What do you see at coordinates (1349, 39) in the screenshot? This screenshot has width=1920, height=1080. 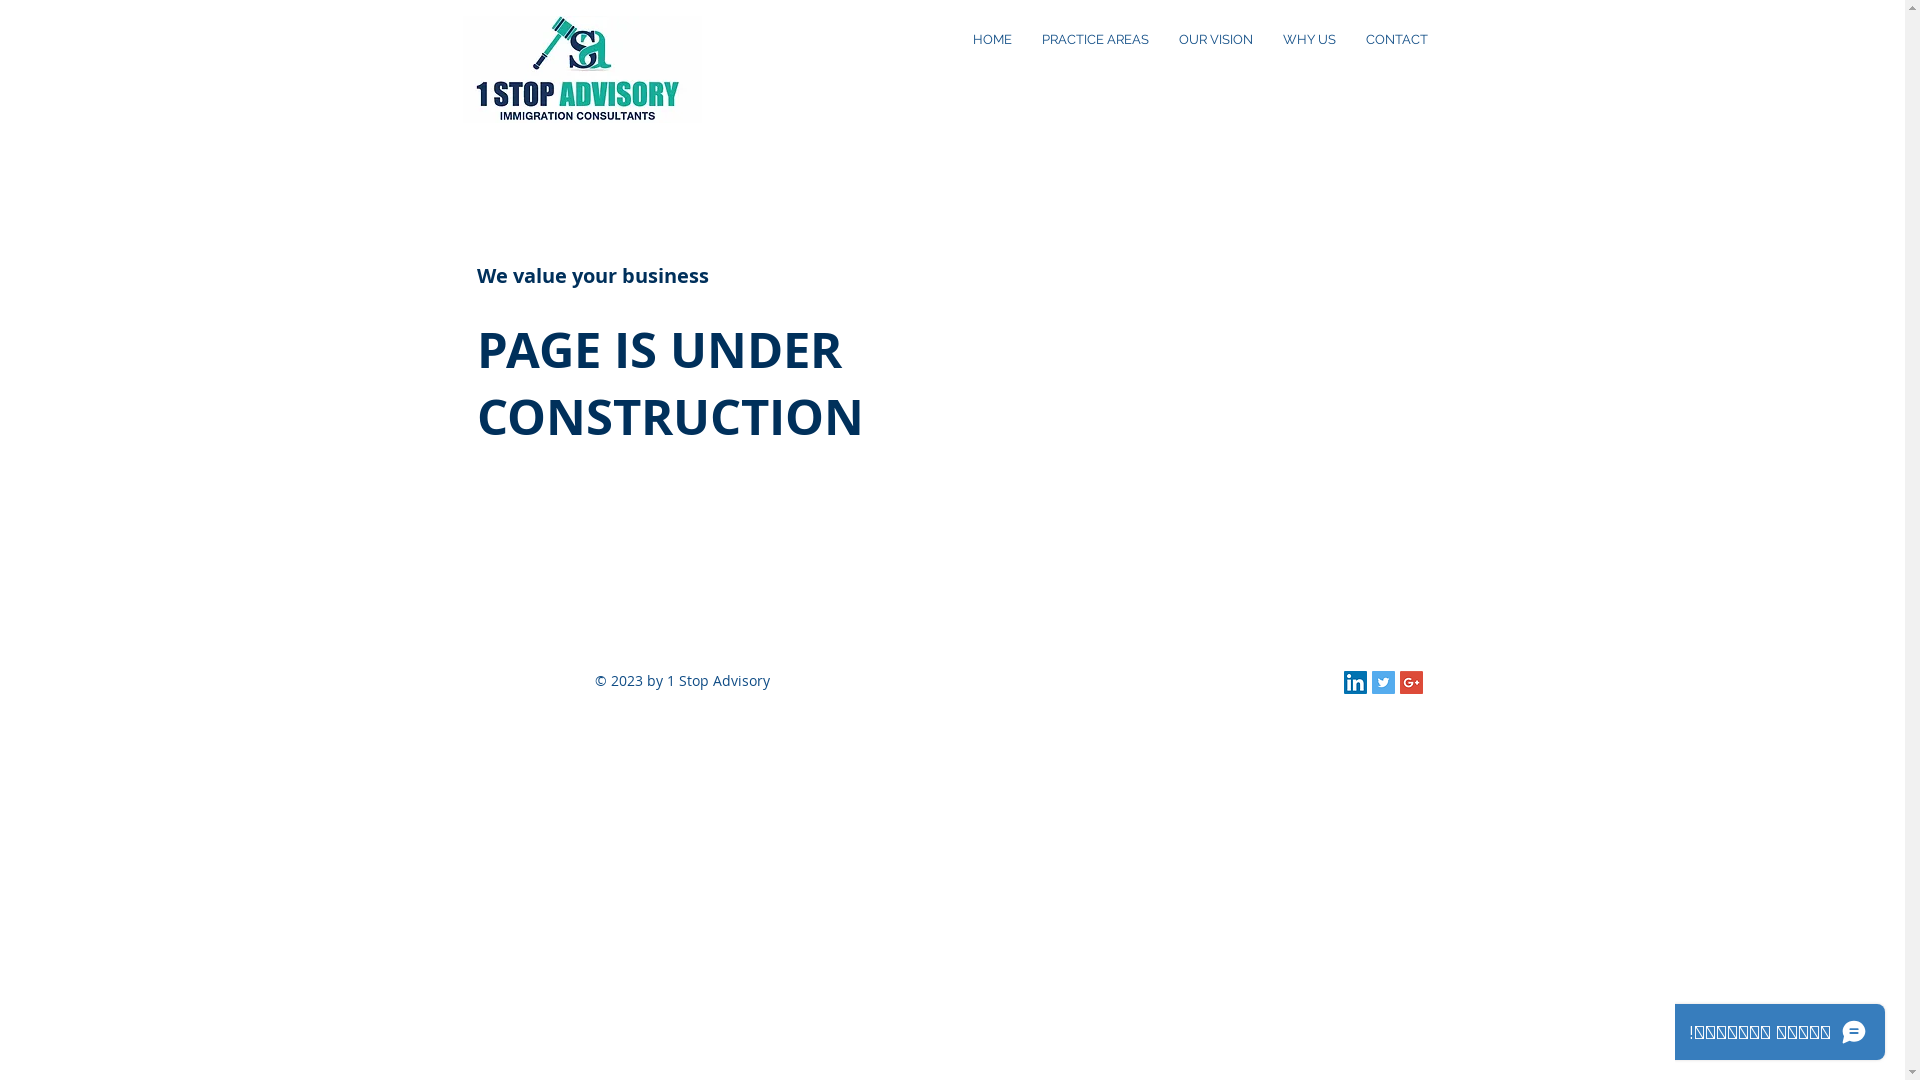 I see `'CONTACT'` at bounding box center [1349, 39].